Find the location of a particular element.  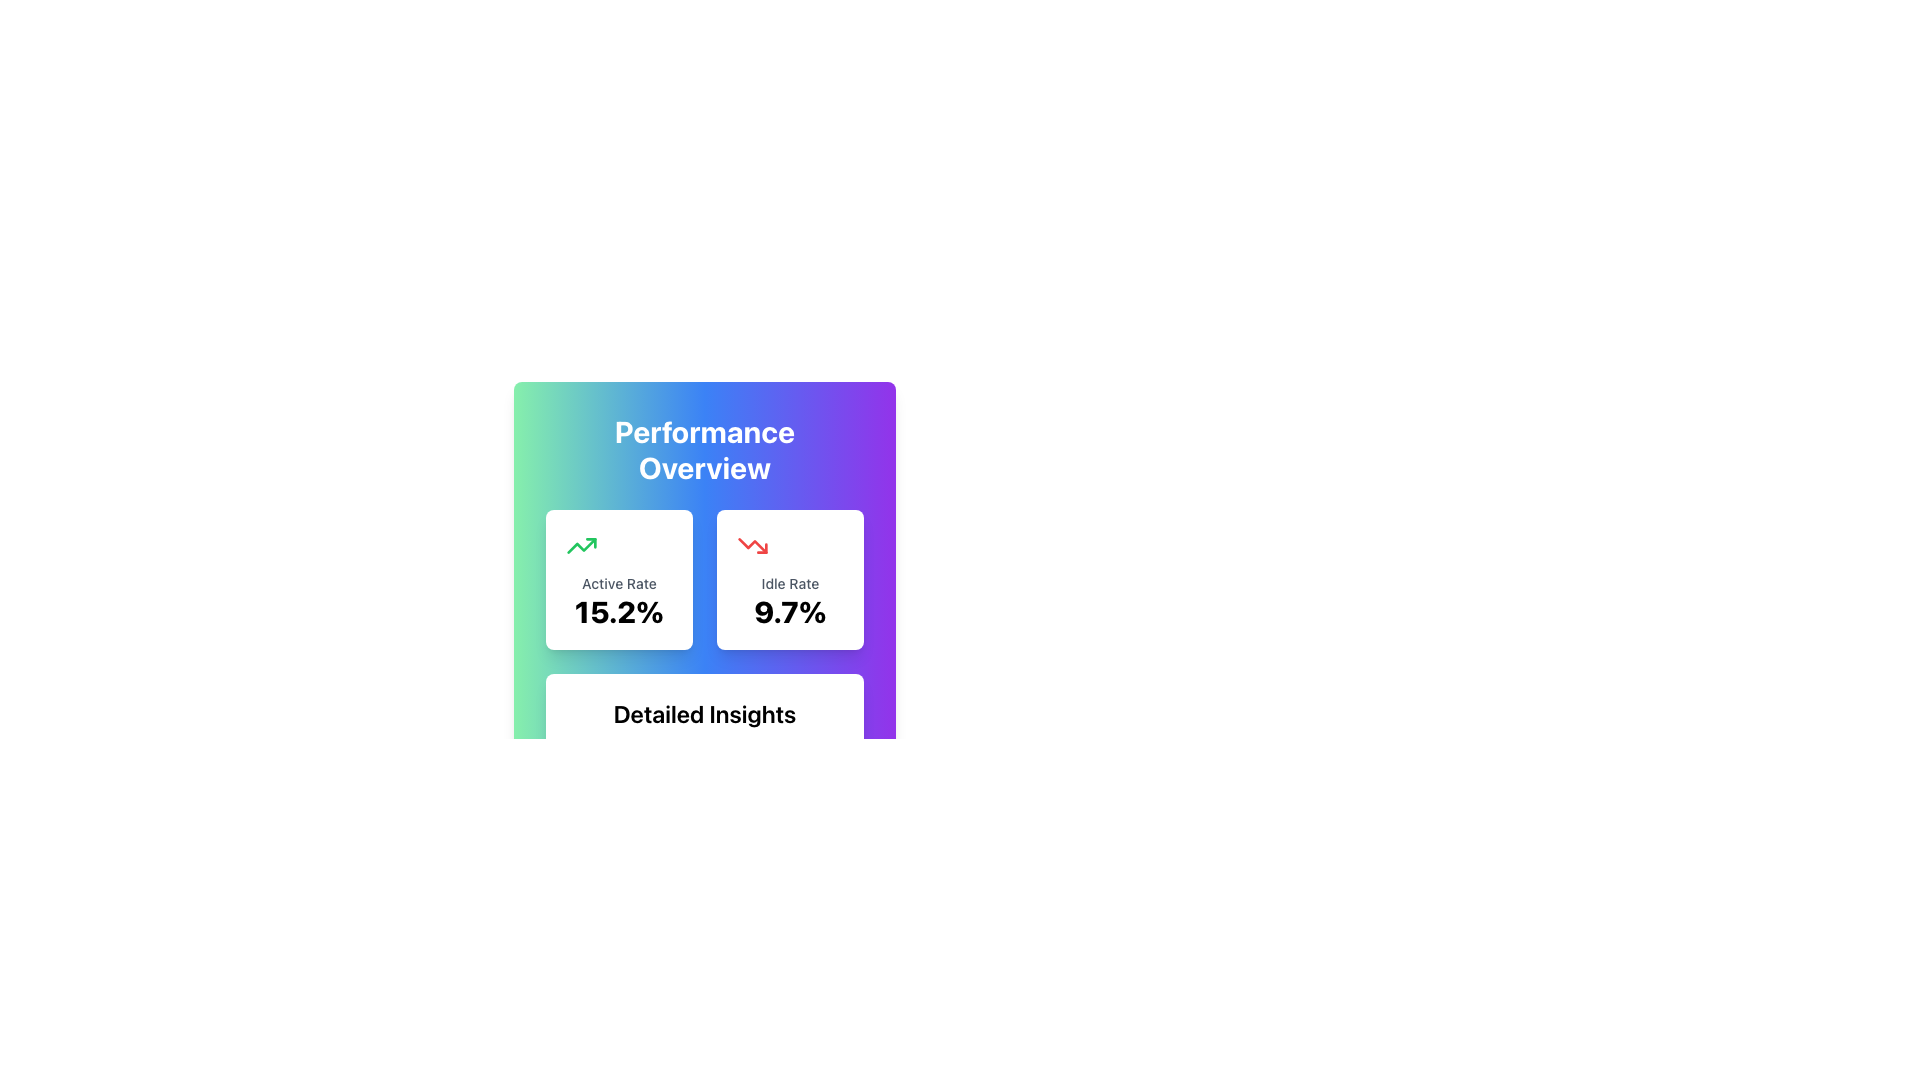

the green line chart icon with an upward arrow to inspect its details is located at coordinates (580, 546).